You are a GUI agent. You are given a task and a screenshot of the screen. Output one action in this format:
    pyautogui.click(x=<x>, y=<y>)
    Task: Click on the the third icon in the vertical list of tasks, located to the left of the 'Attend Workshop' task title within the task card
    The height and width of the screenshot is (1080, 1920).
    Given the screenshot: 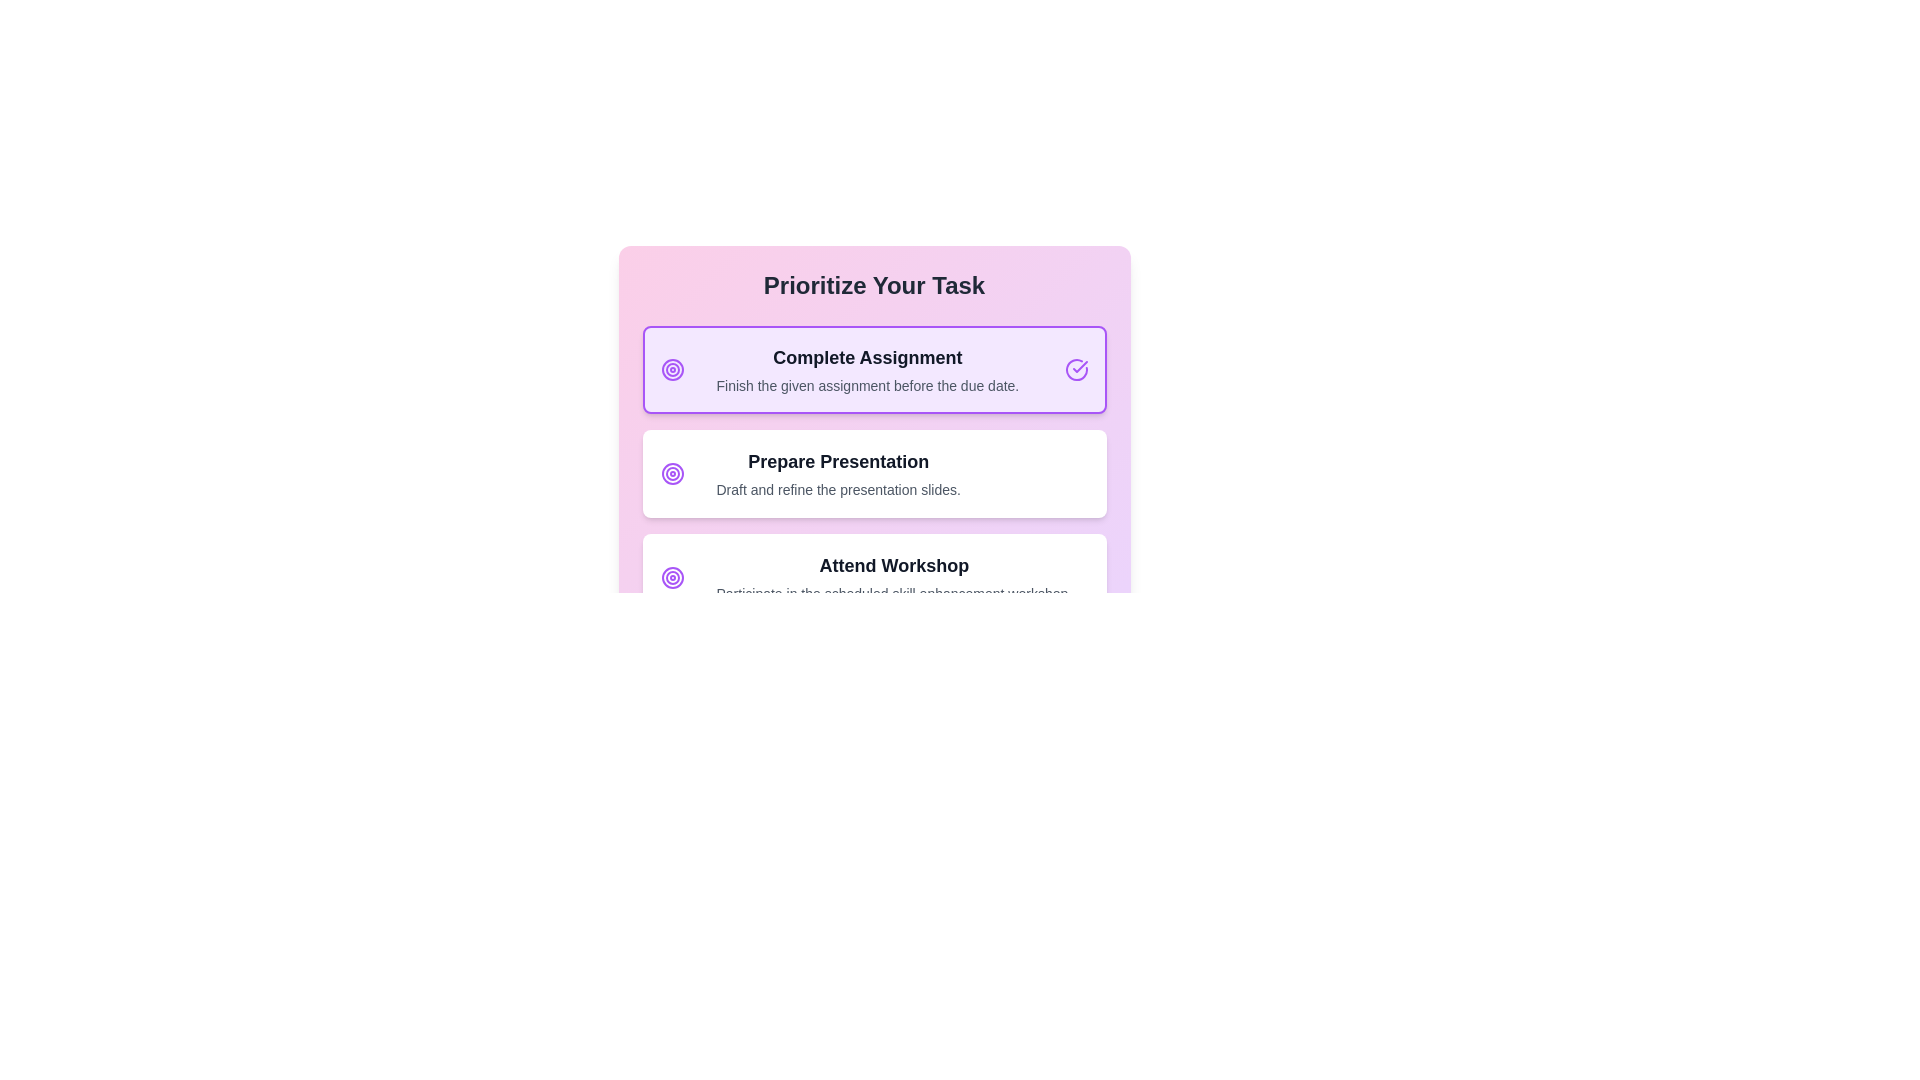 What is the action you would take?
    pyautogui.click(x=672, y=578)
    